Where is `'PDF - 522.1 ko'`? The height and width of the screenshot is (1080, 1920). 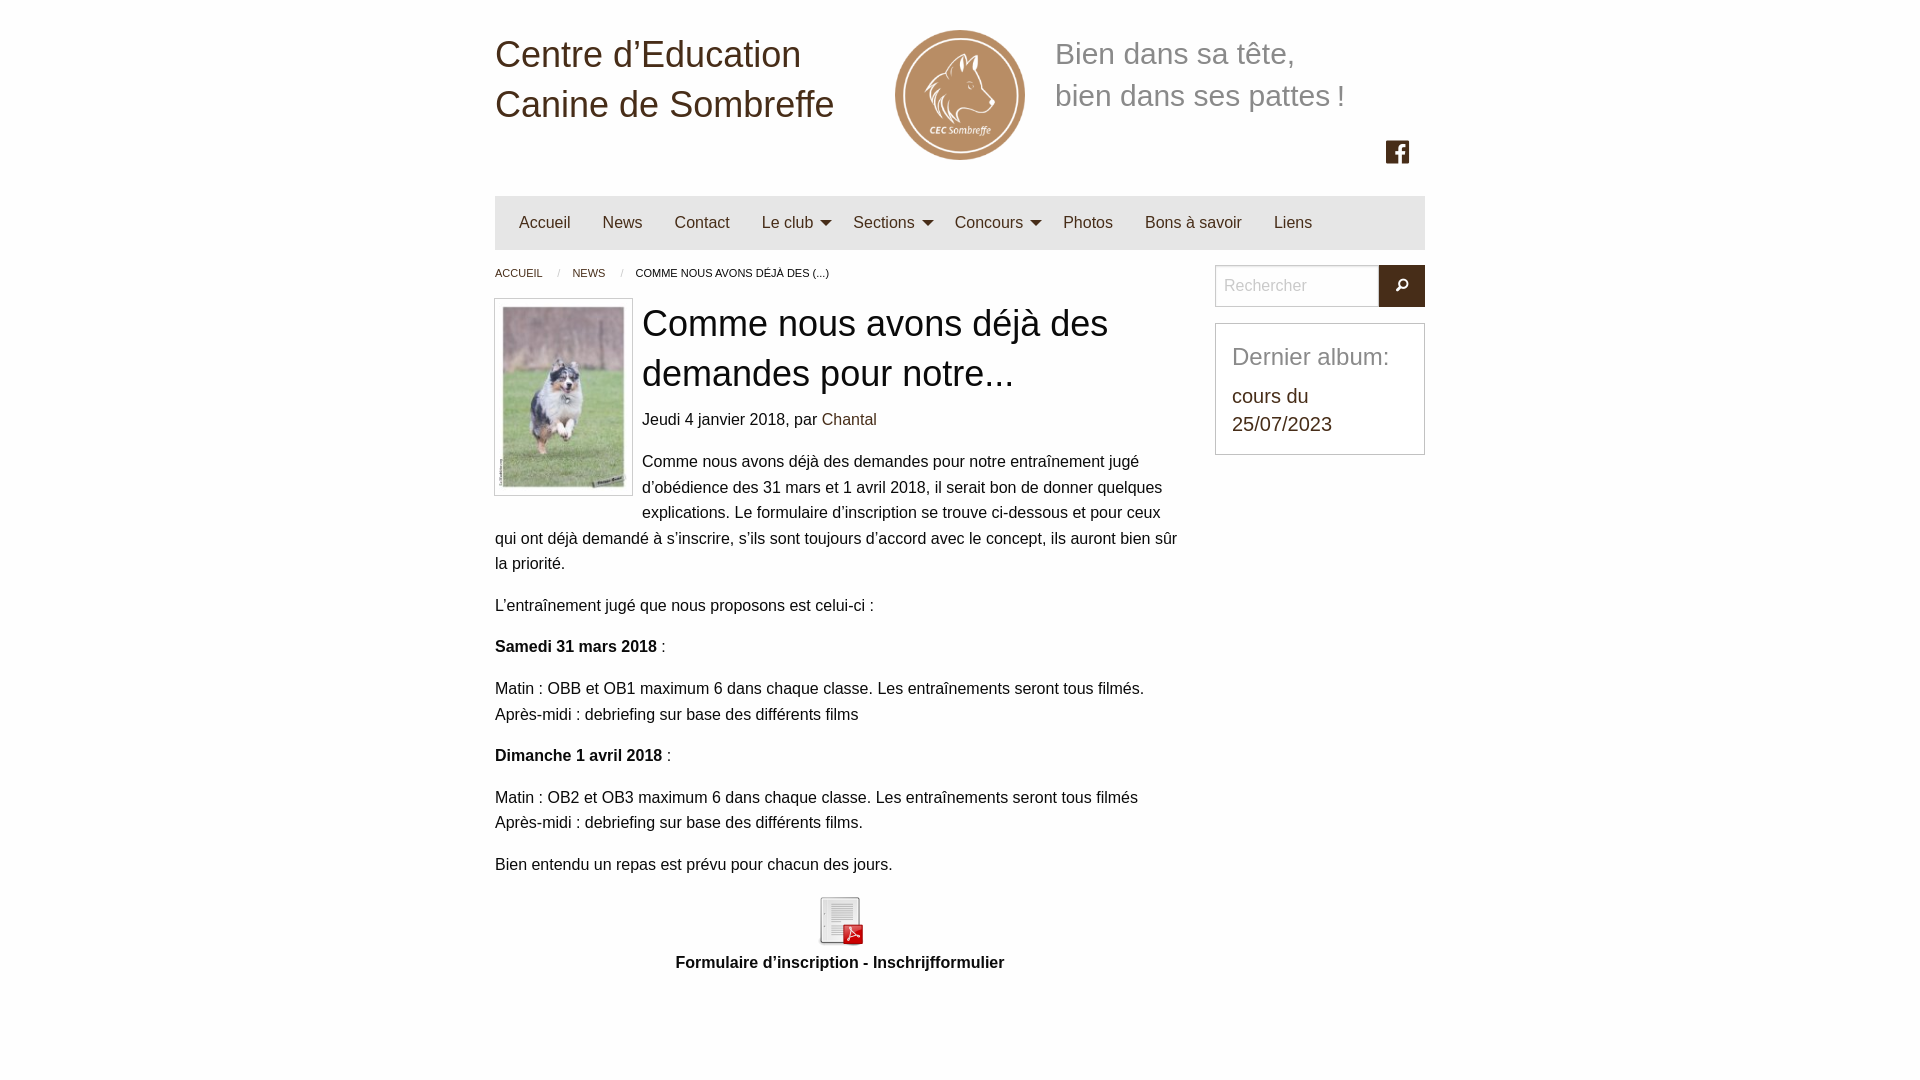
'PDF - 522.1 ko' is located at coordinates (840, 918).